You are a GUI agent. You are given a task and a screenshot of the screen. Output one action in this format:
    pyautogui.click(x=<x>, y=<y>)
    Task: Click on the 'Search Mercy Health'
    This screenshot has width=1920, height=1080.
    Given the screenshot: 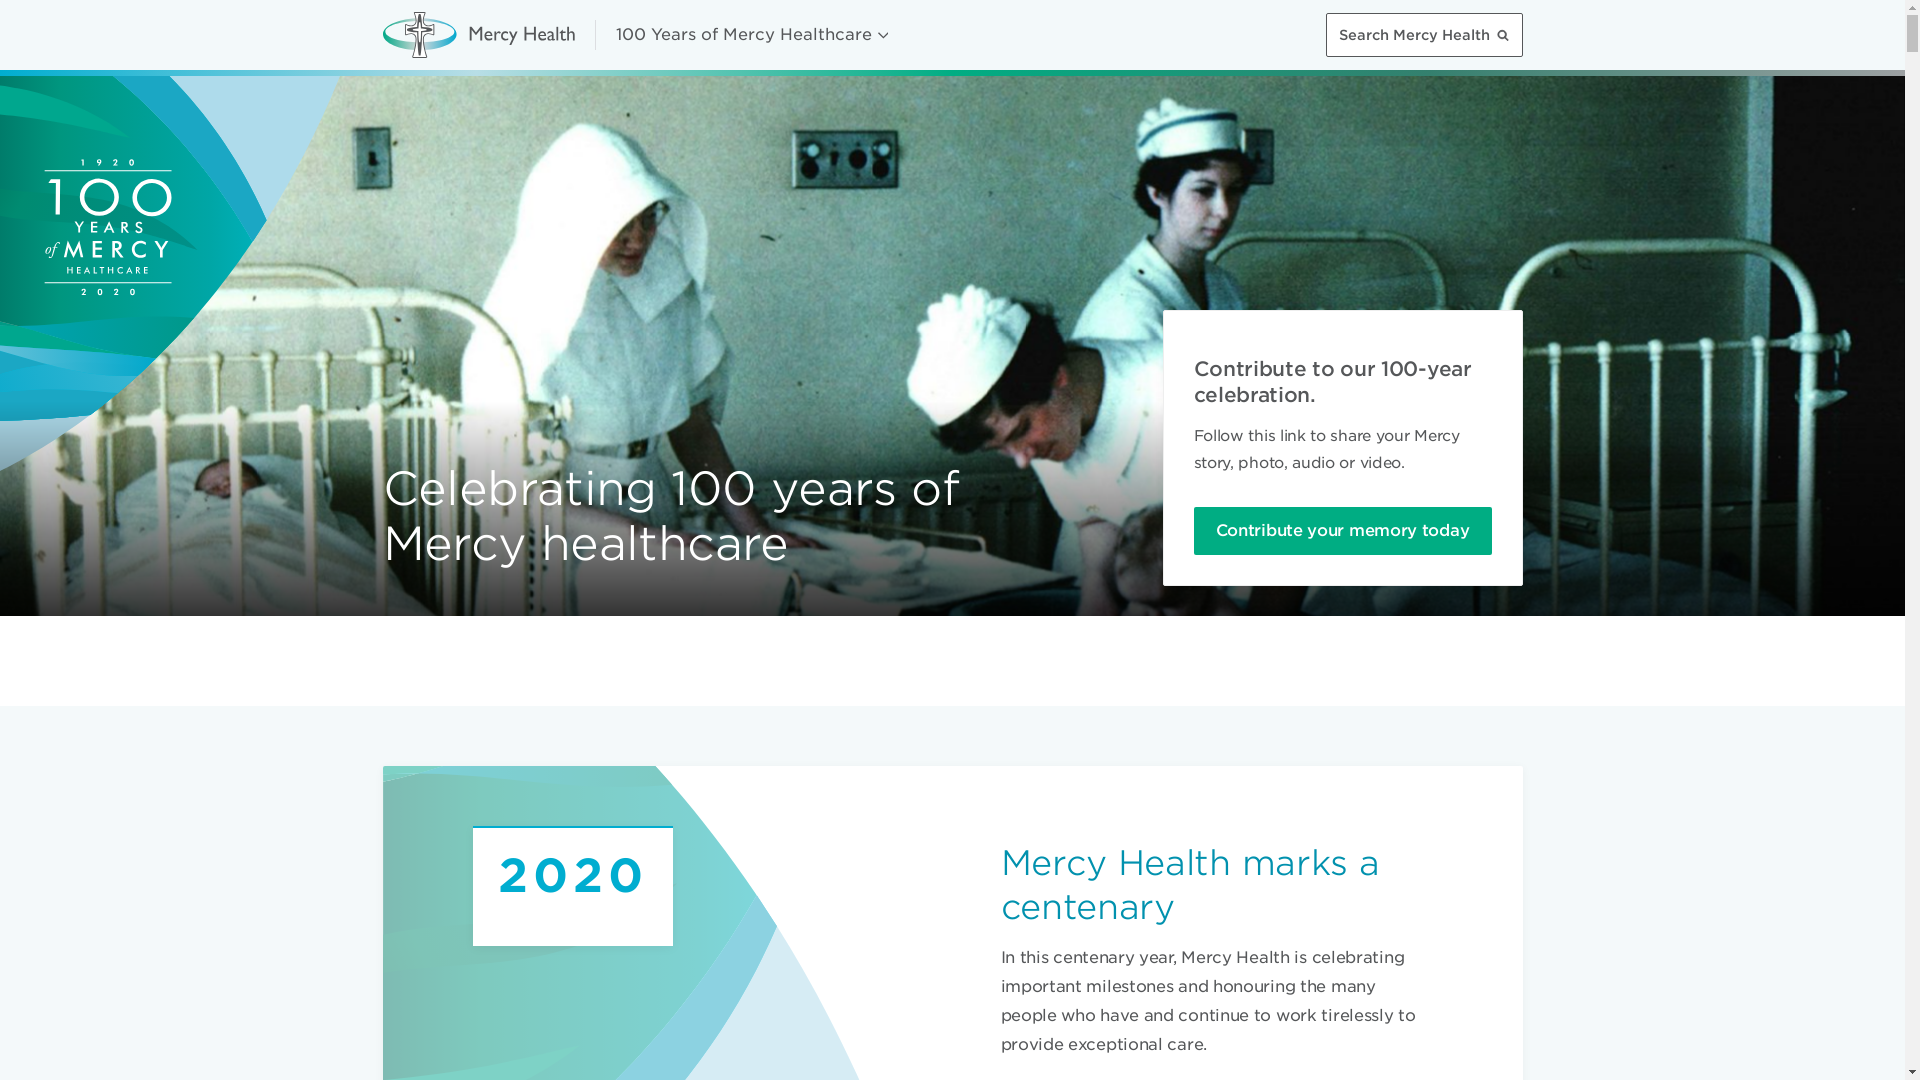 What is the action you would take?
    pyautogui.click(x=1423, y=34)
    